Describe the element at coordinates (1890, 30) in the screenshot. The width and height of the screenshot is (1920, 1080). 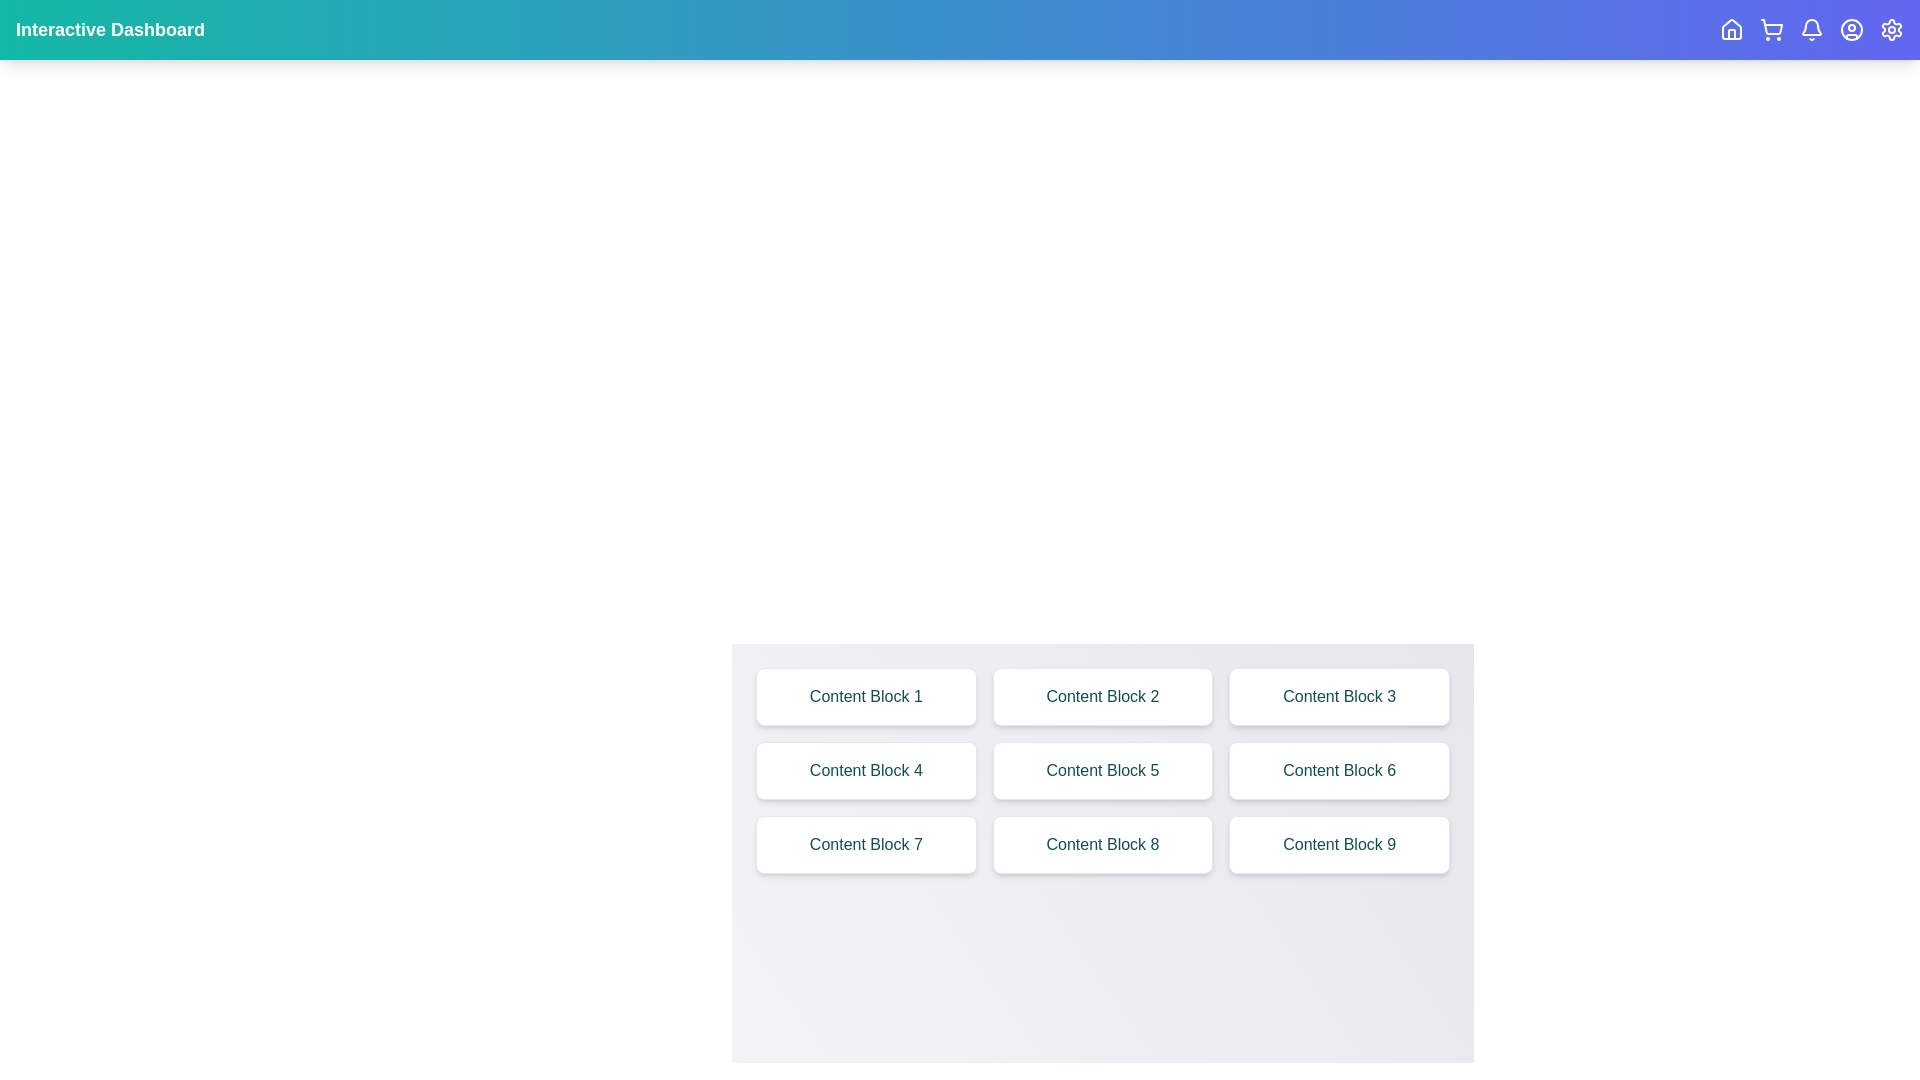
I see `the Settings navigation icon` at that location.